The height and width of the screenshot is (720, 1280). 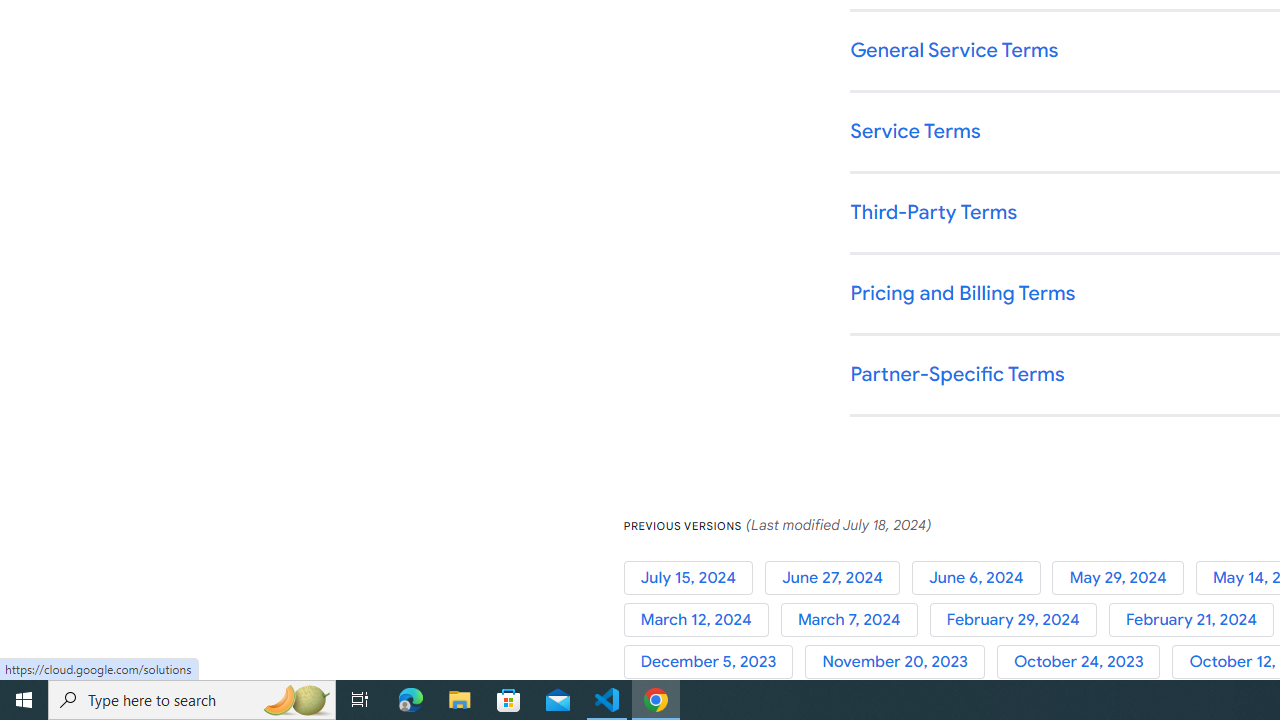 I want to click on 'May 29, 2024', so click(x=1123, y=577).